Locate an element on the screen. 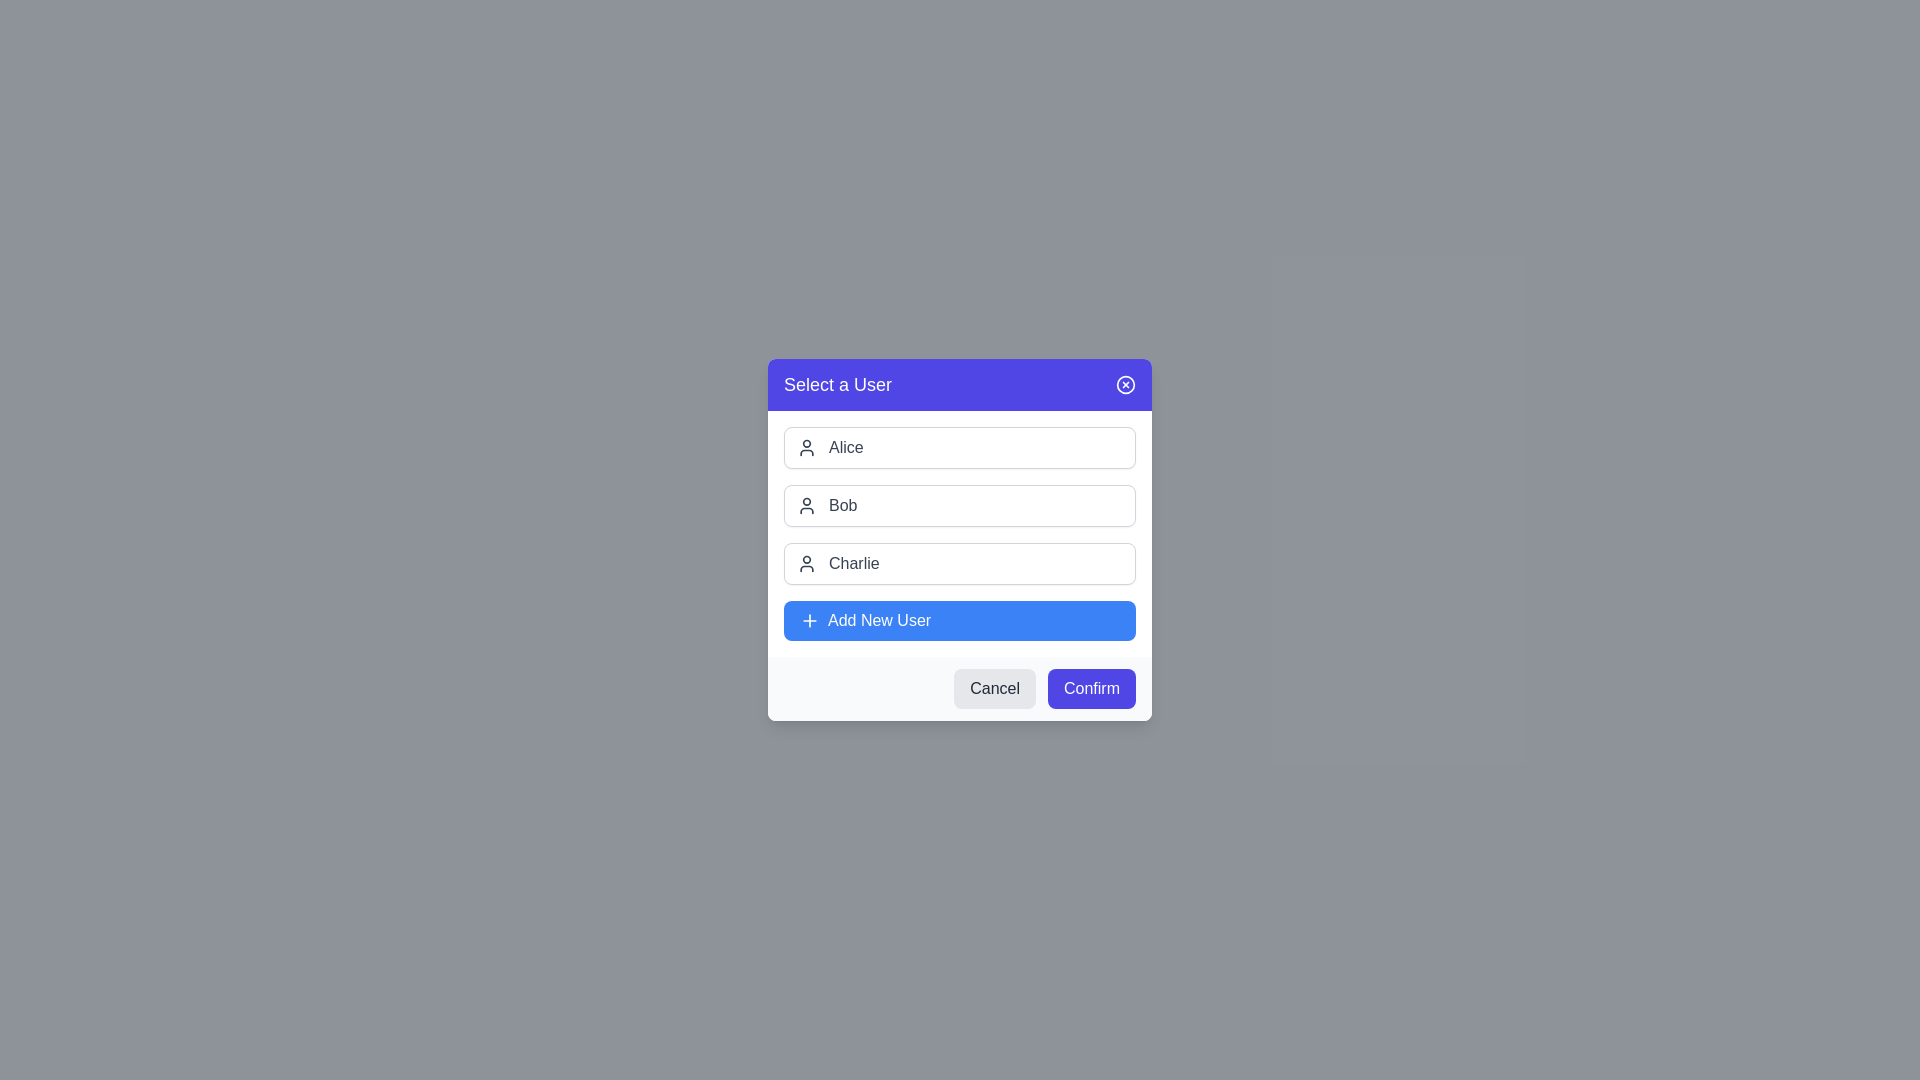  the user's name label, which is the third item in a list of user names in a modal dialog is located at coordinates (854, 563).